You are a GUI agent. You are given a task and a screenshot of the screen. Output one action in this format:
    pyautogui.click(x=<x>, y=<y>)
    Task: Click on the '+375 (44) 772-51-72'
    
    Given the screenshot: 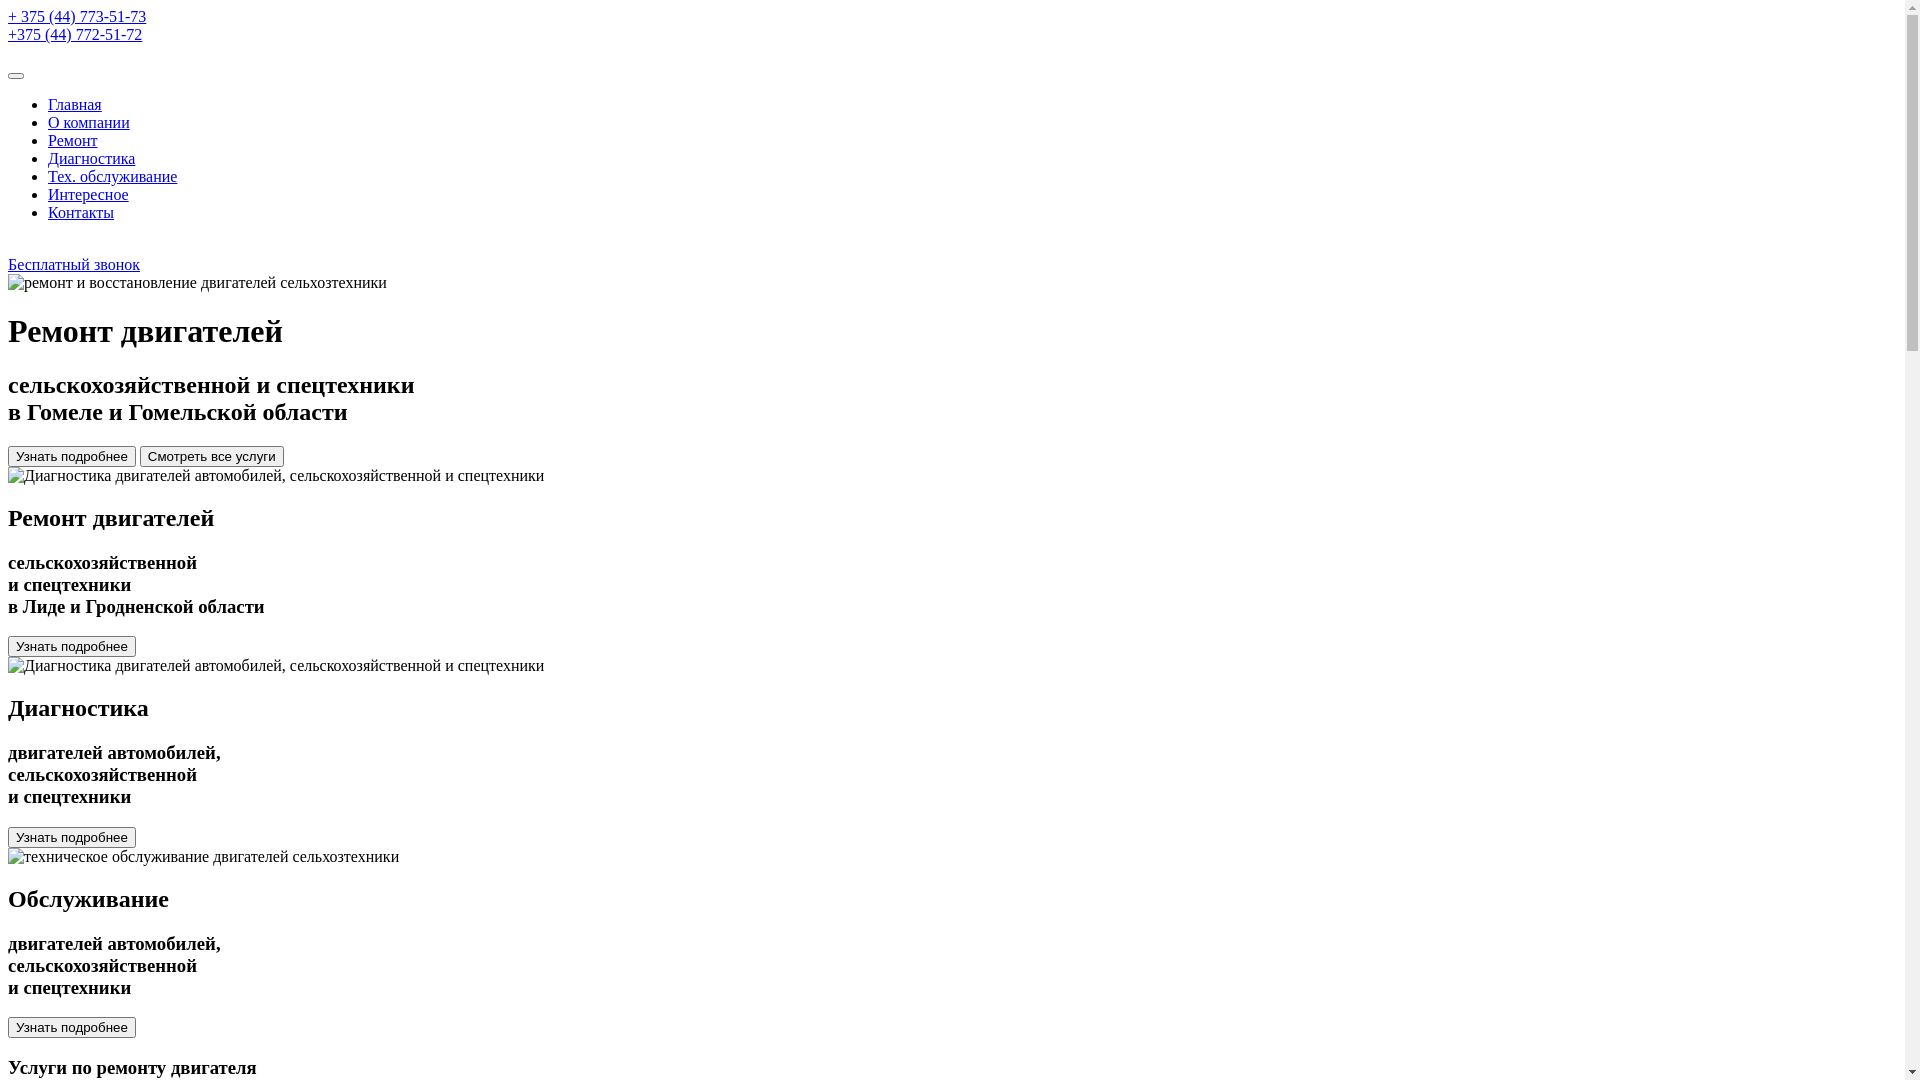 What is the action you would take?
    pyautogui.click(x=75, y=34)
    